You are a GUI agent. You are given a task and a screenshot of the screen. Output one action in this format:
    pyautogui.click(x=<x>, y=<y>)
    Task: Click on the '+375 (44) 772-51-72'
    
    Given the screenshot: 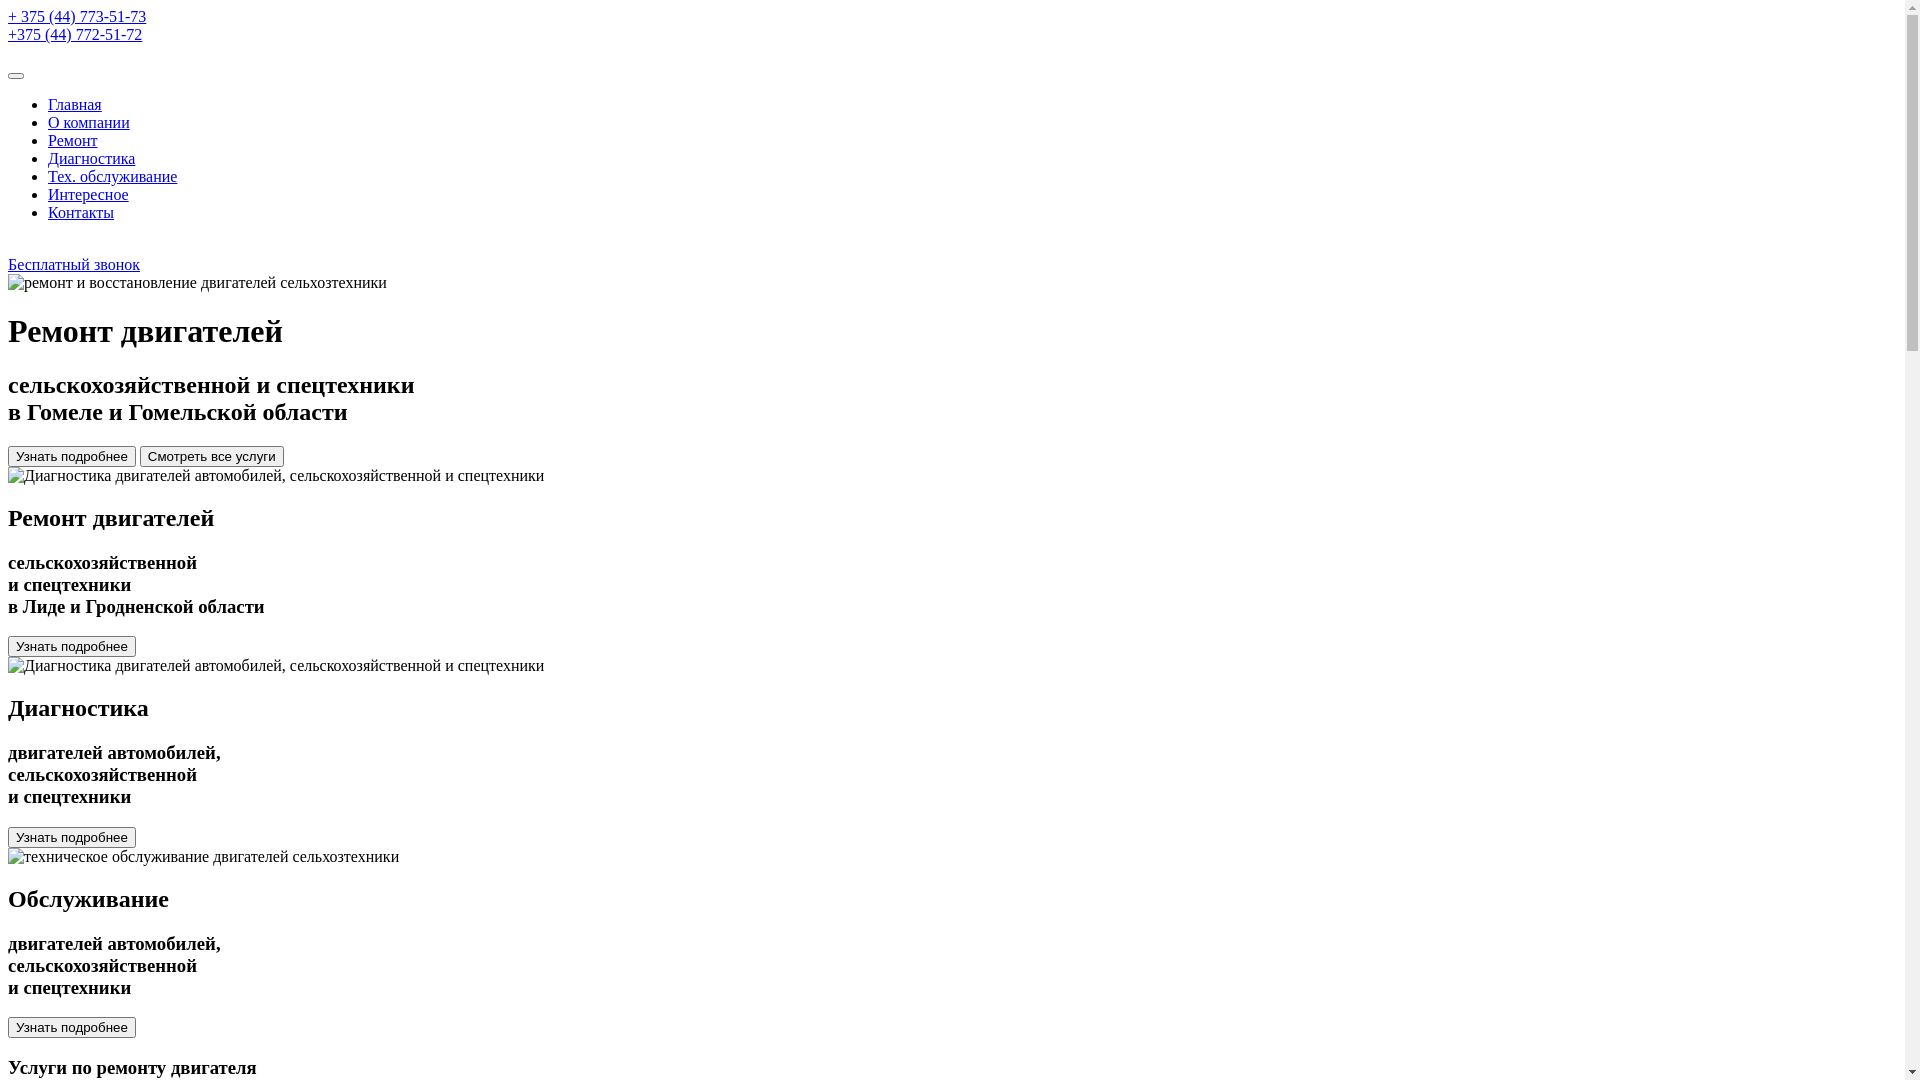 What is the action you would take?
    pyautogui.click(x=75, y=34)
    